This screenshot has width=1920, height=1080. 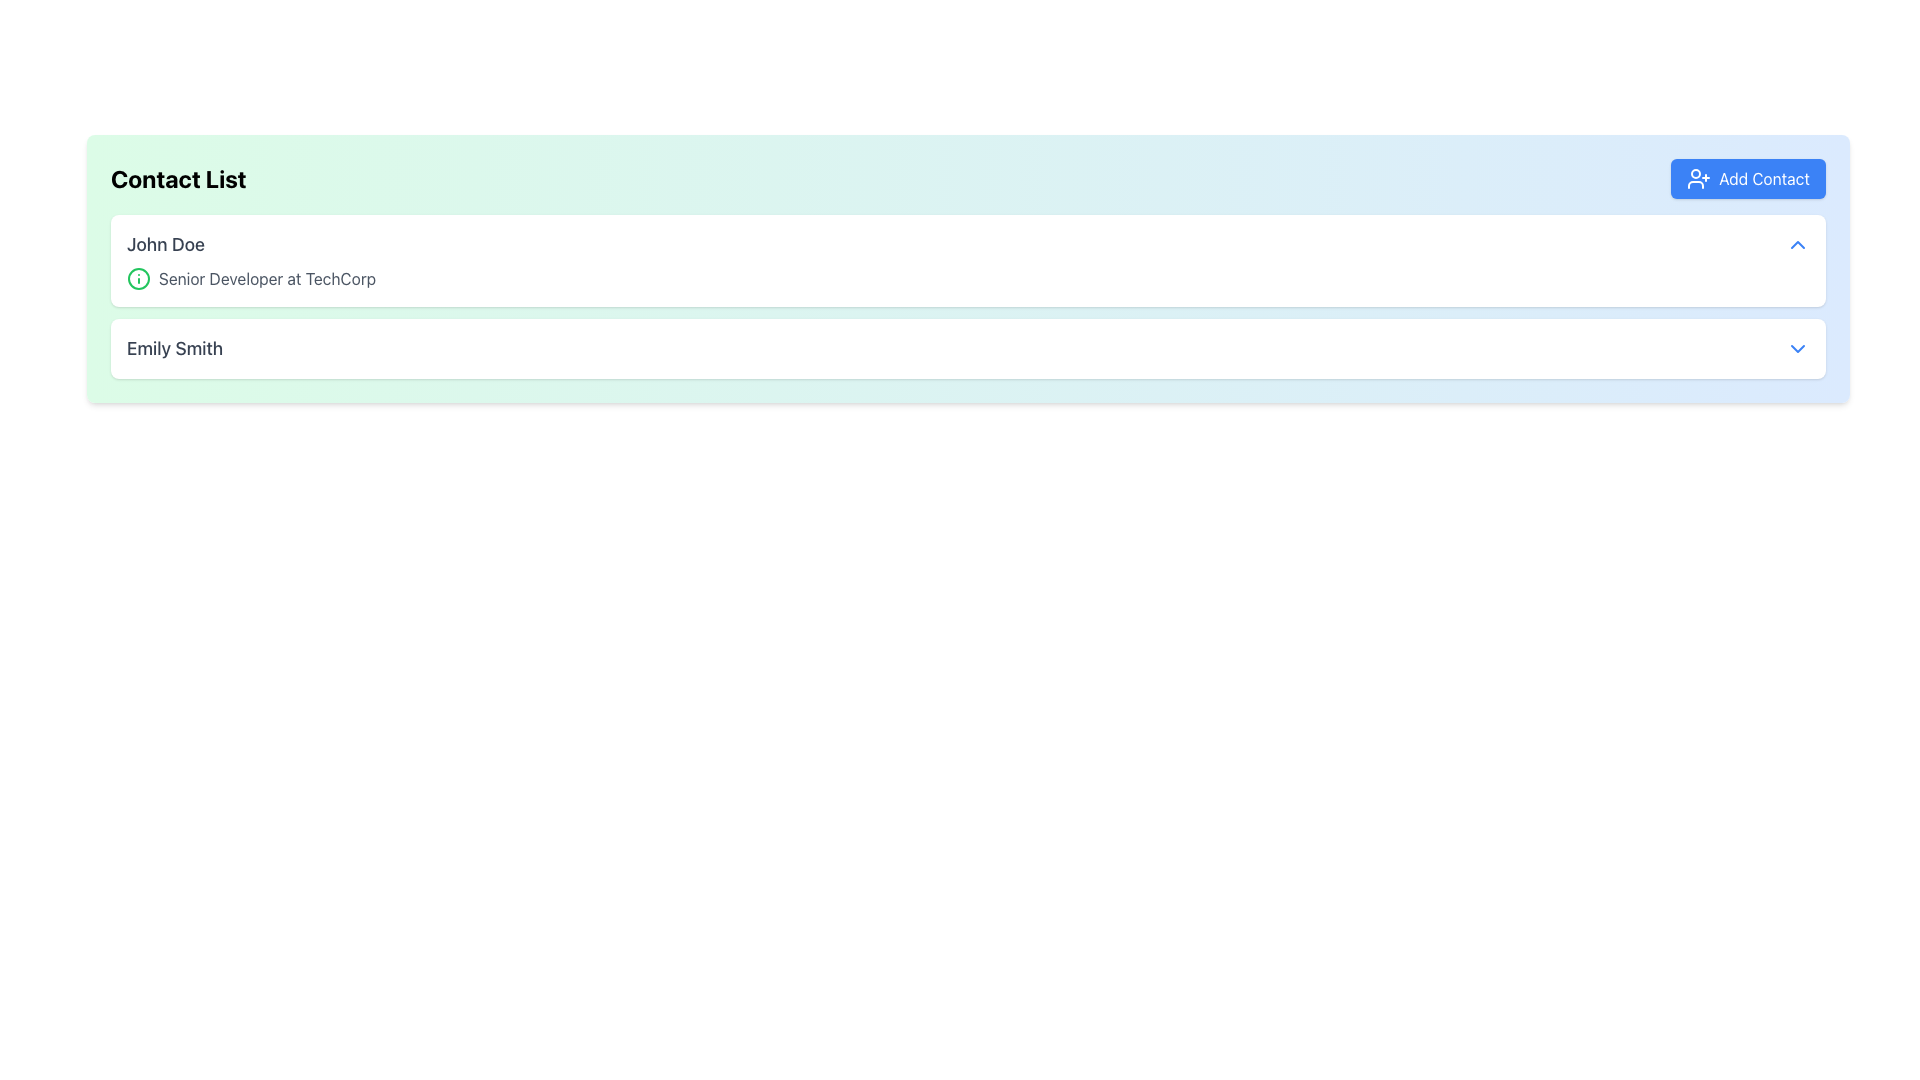 What do you see at coordinates (178, 177) in the screenshot?
I see `the text element displaying 'Contact List', which is in bold and larger font, located in the top-left corner of the interface with a faint green background` at bounding box center [178, 177].